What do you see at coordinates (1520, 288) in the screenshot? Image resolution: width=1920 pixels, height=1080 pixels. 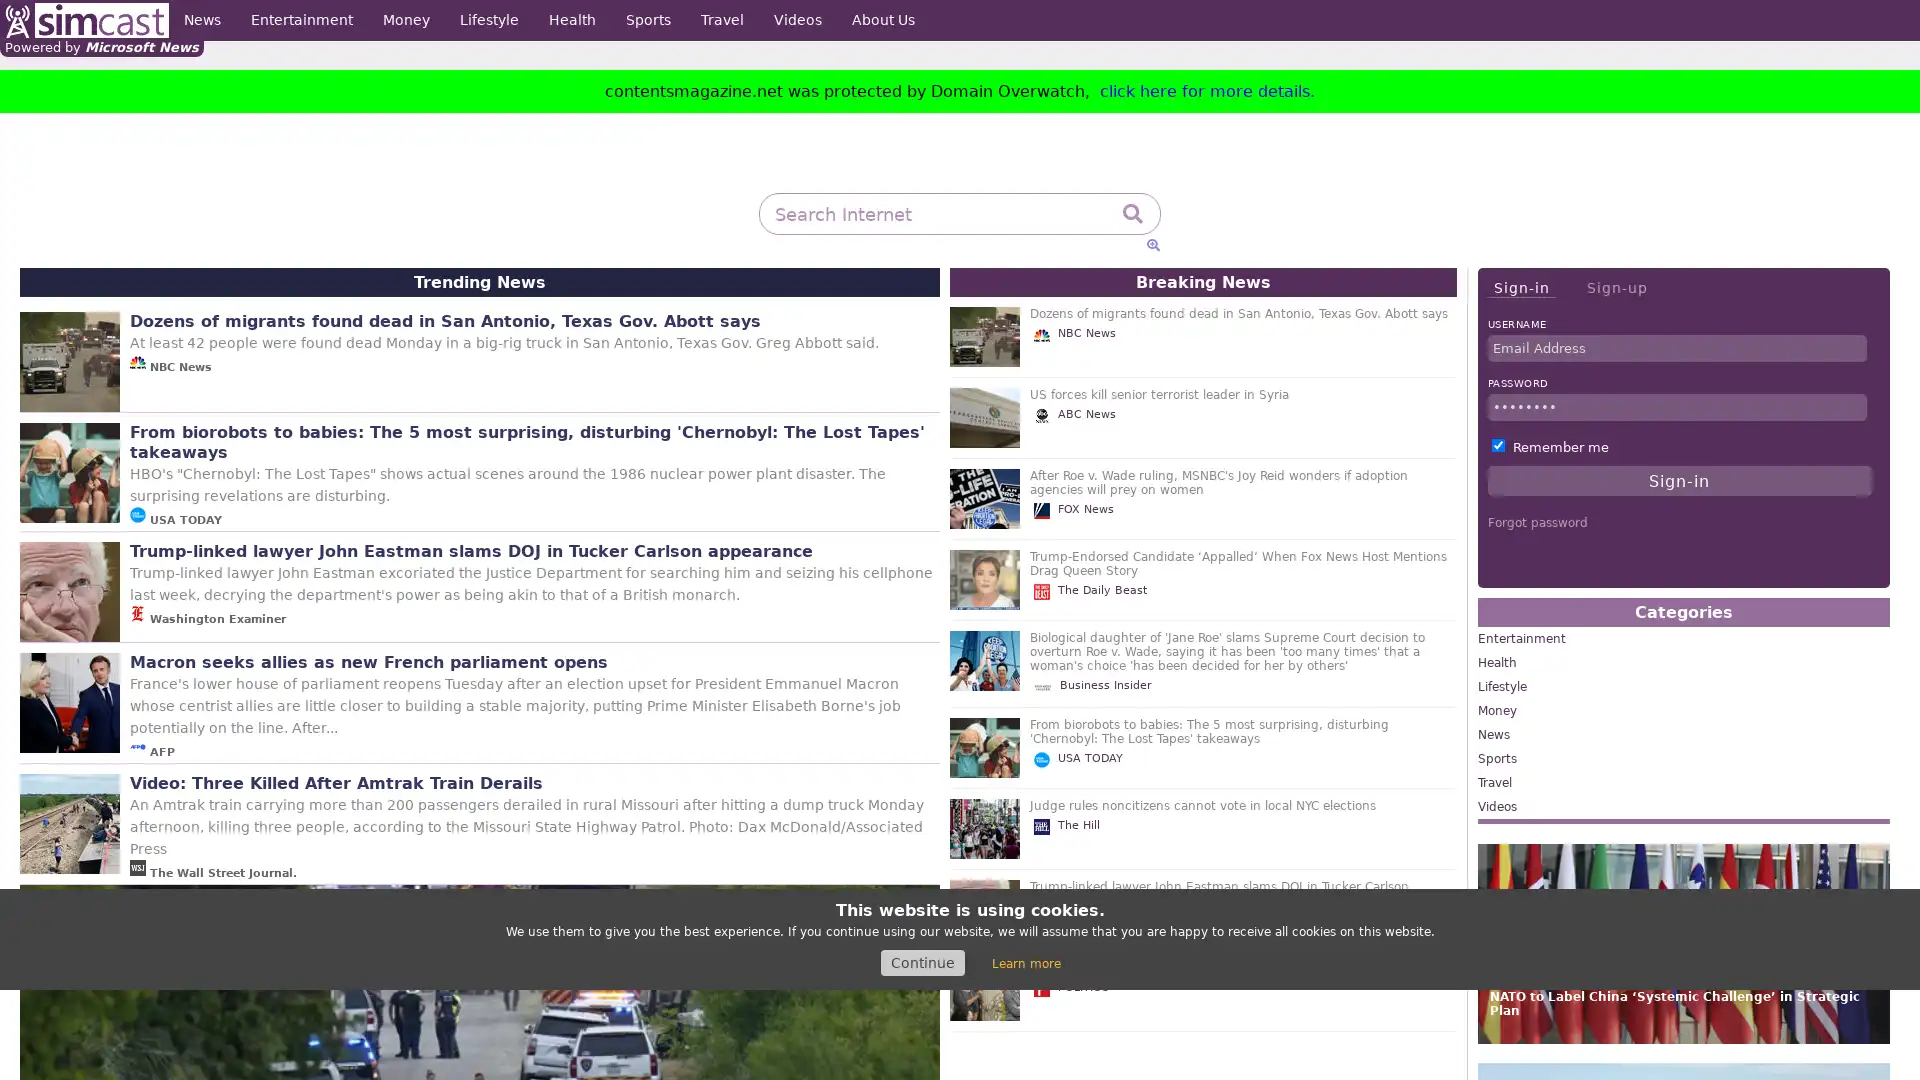 I see `Sign-in` at bounding box center [1520, 288].